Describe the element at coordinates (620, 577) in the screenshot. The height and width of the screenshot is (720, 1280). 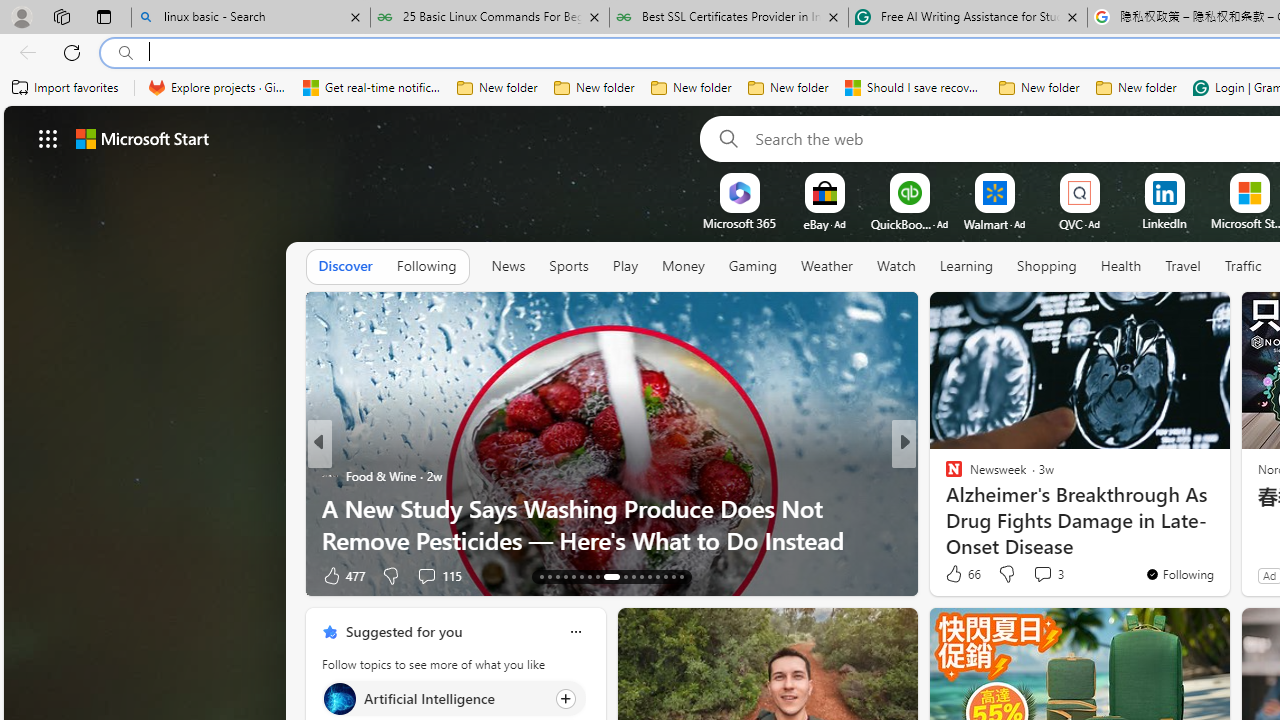
I see `'AutomationID: tab-22'` at that location.